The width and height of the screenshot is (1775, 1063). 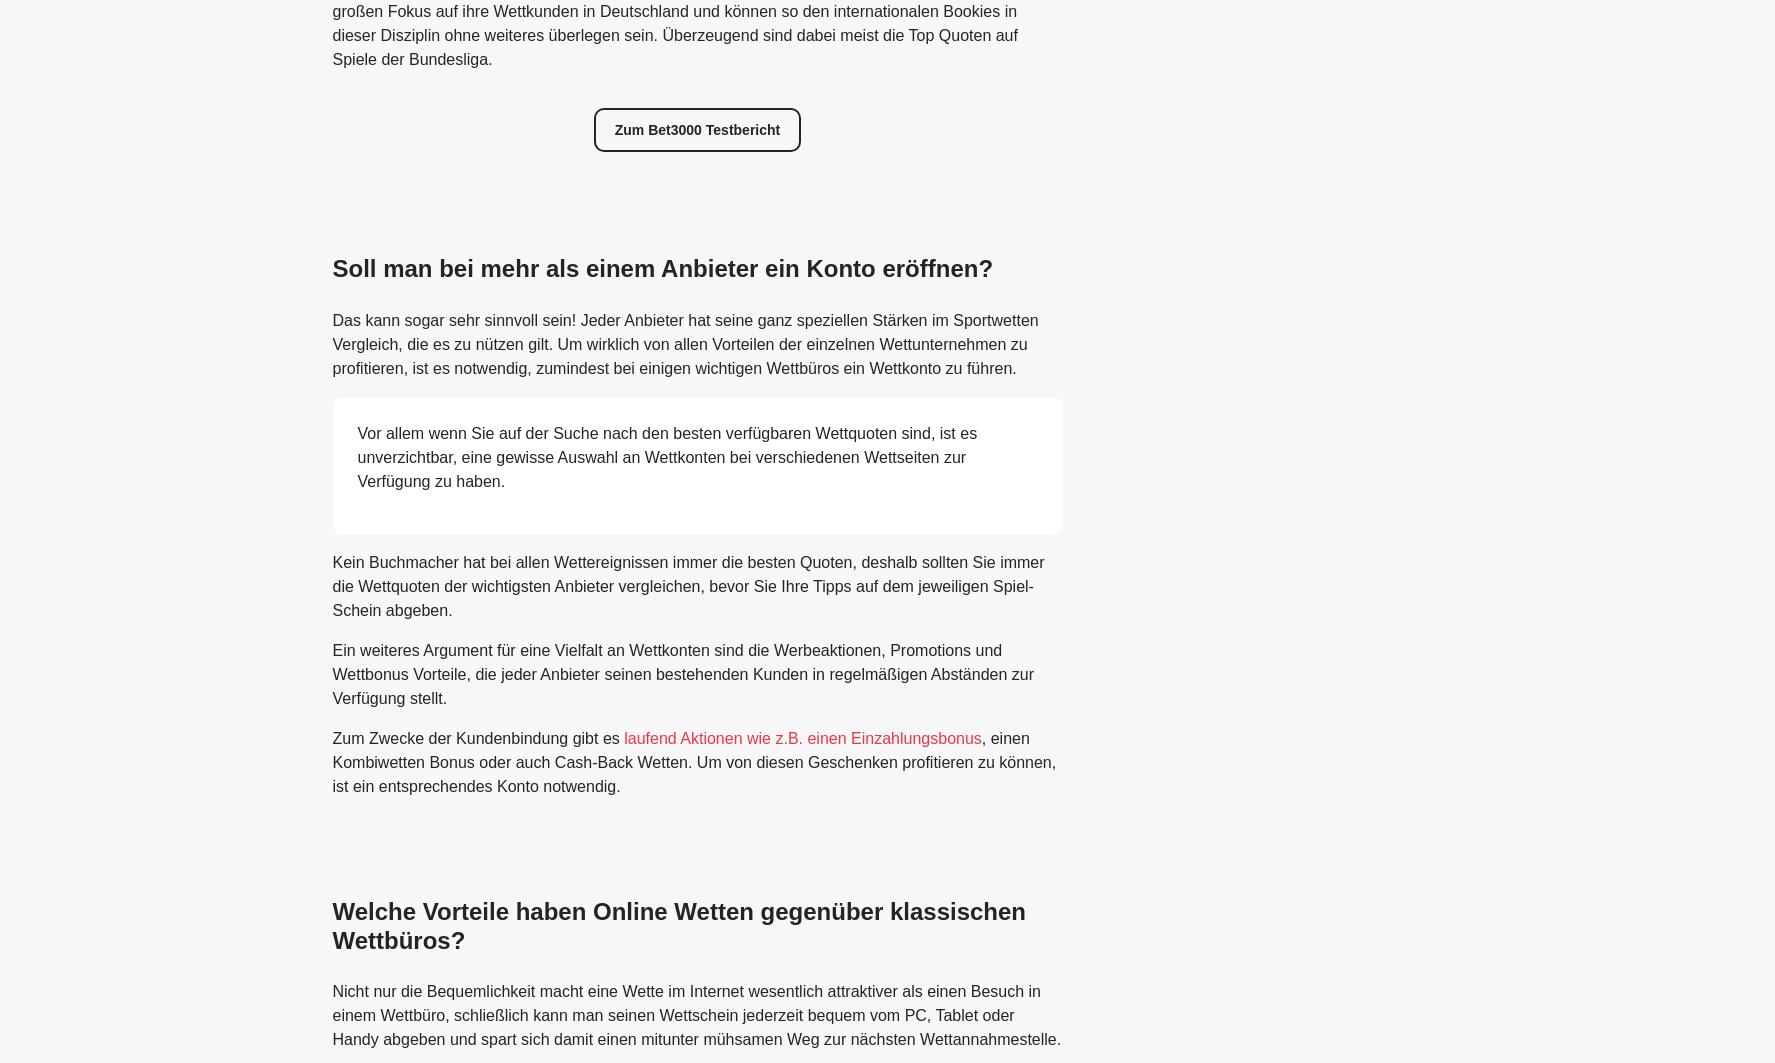 I want to click on 'laufend Aktionen wie z.B. einen Einzahlungsbonus', so click(x=623, y=736).